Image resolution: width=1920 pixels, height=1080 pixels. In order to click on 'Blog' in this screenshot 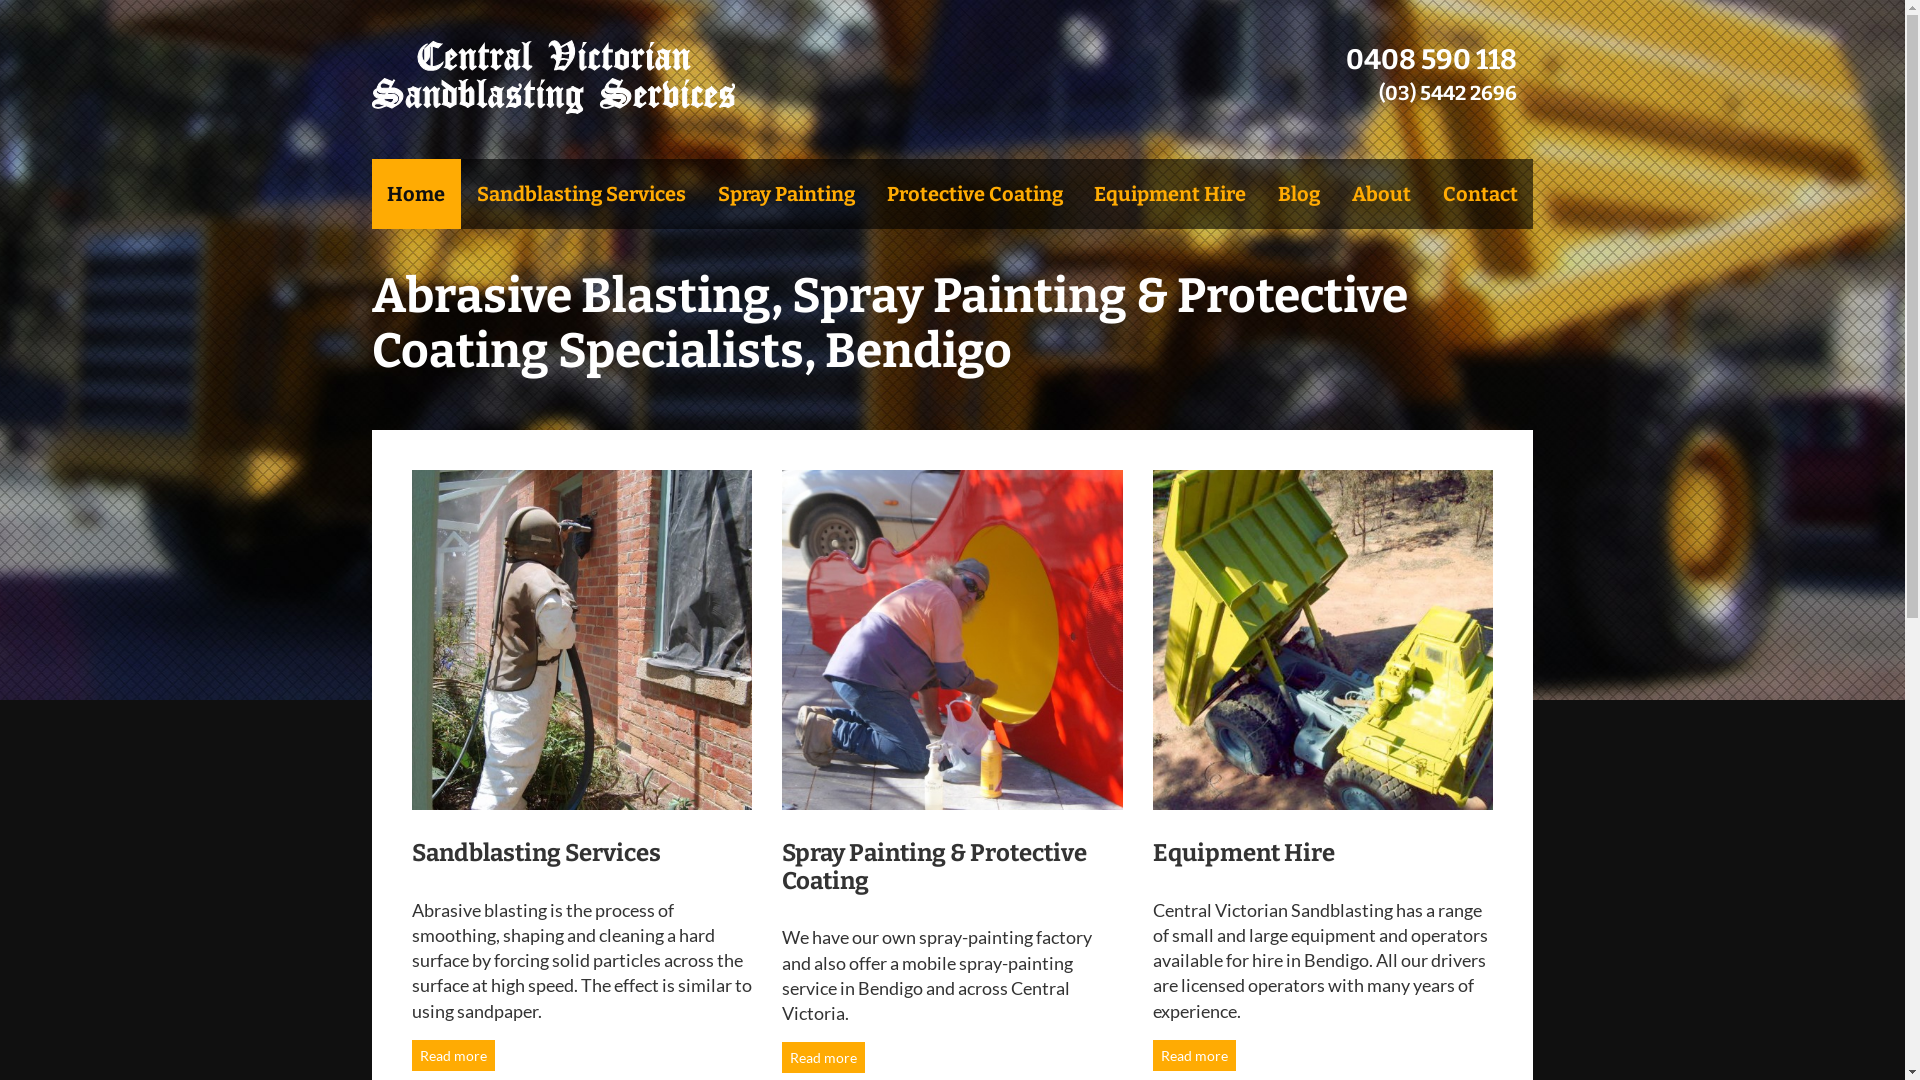, I will do `click(1299, 193)`.